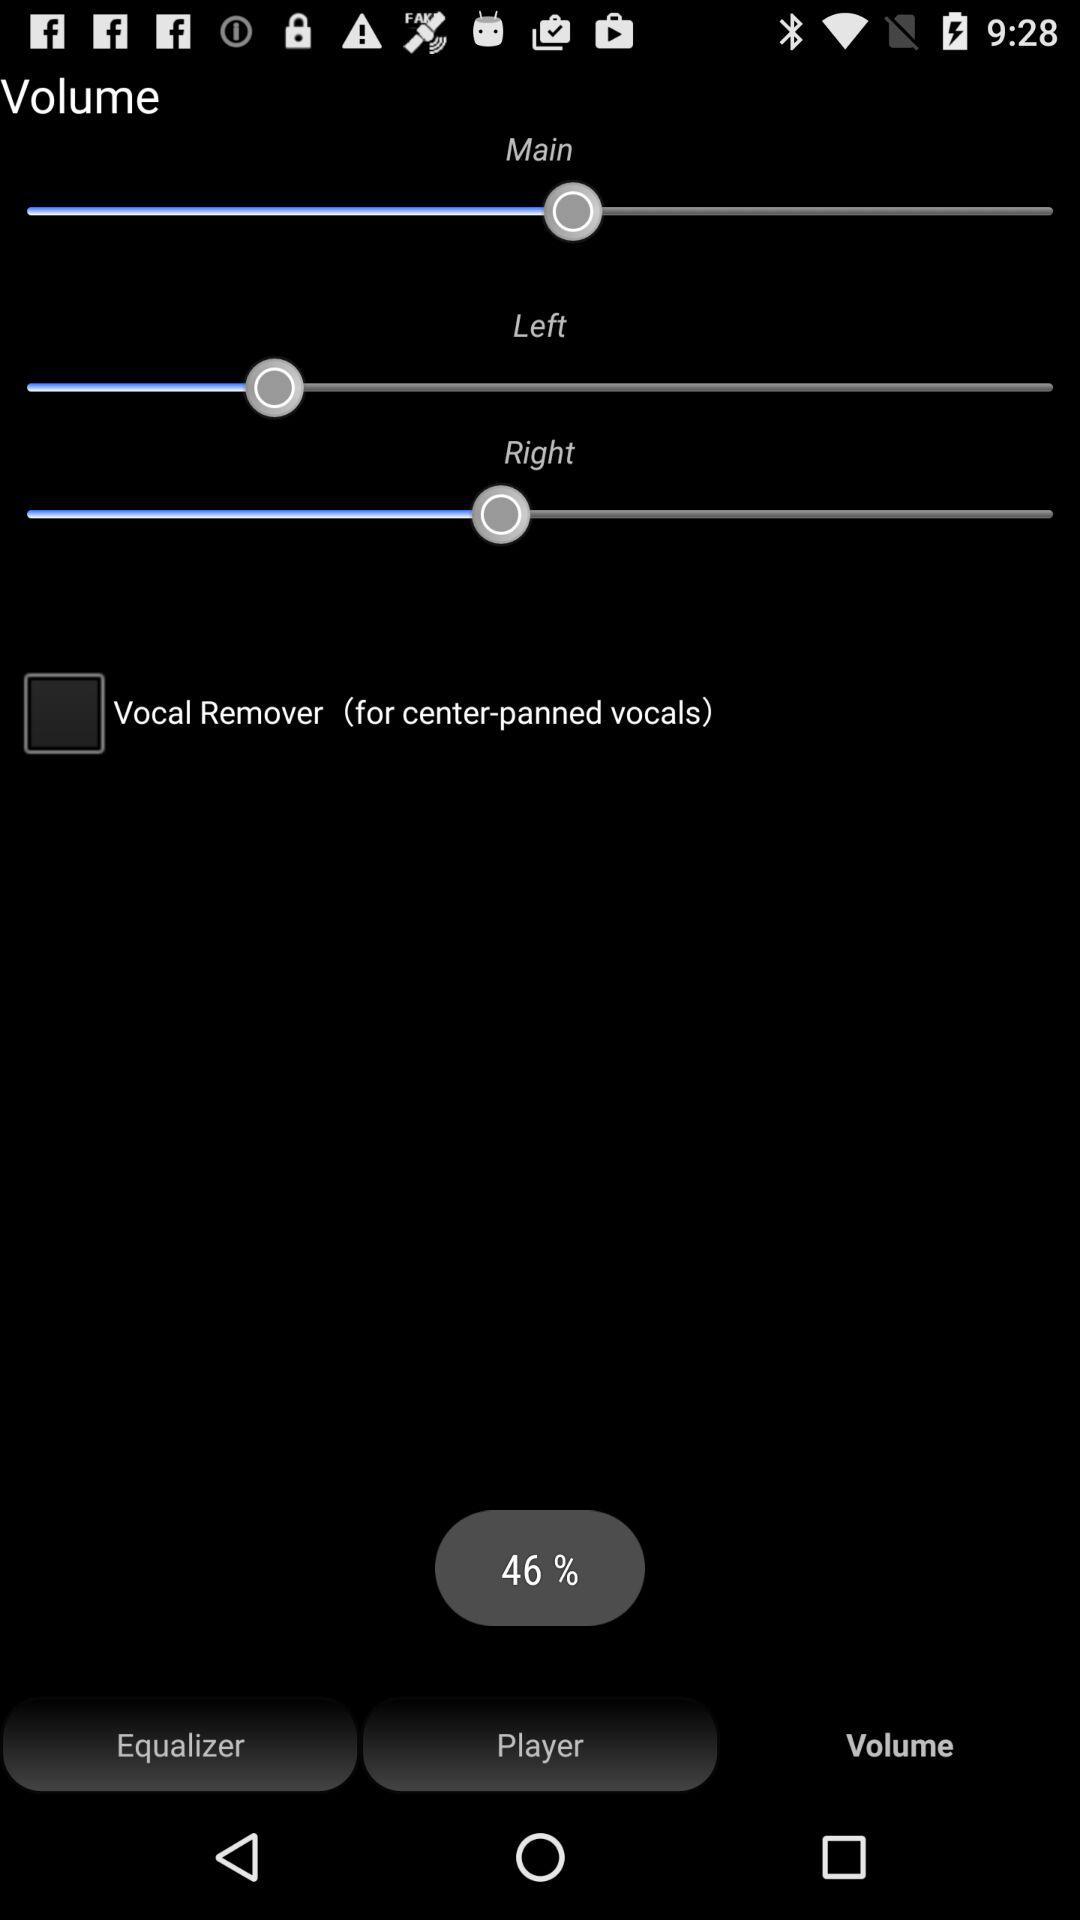 The height and width of the screenshot is (1920, 1080). What do you see at coordinates (373, 711) in the screenshot?
I see `the vocal remover for icon` at bounding box center [373, 711].